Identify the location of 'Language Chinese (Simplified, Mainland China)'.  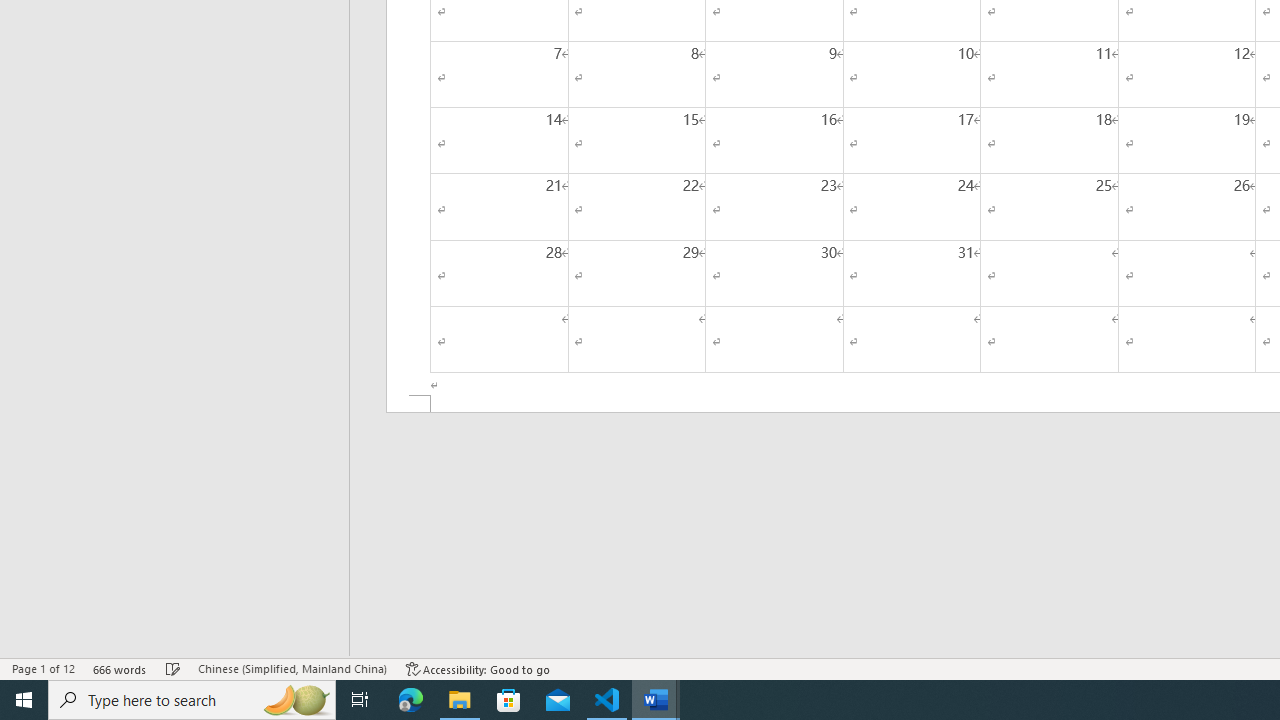
(291, 669).